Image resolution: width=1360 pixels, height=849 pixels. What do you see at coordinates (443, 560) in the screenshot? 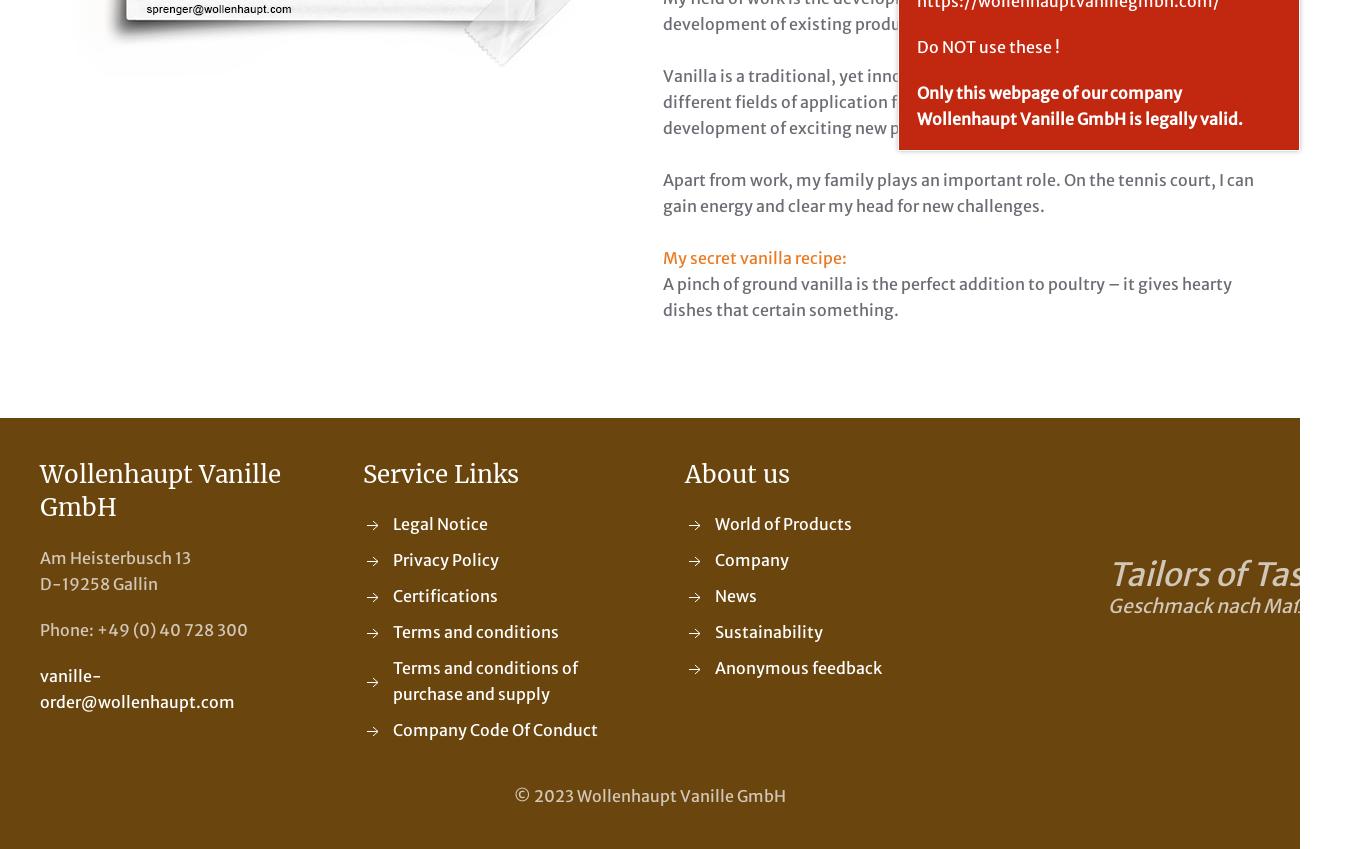
I see `'Privacy Policy'` at bounding box center [443, 560].